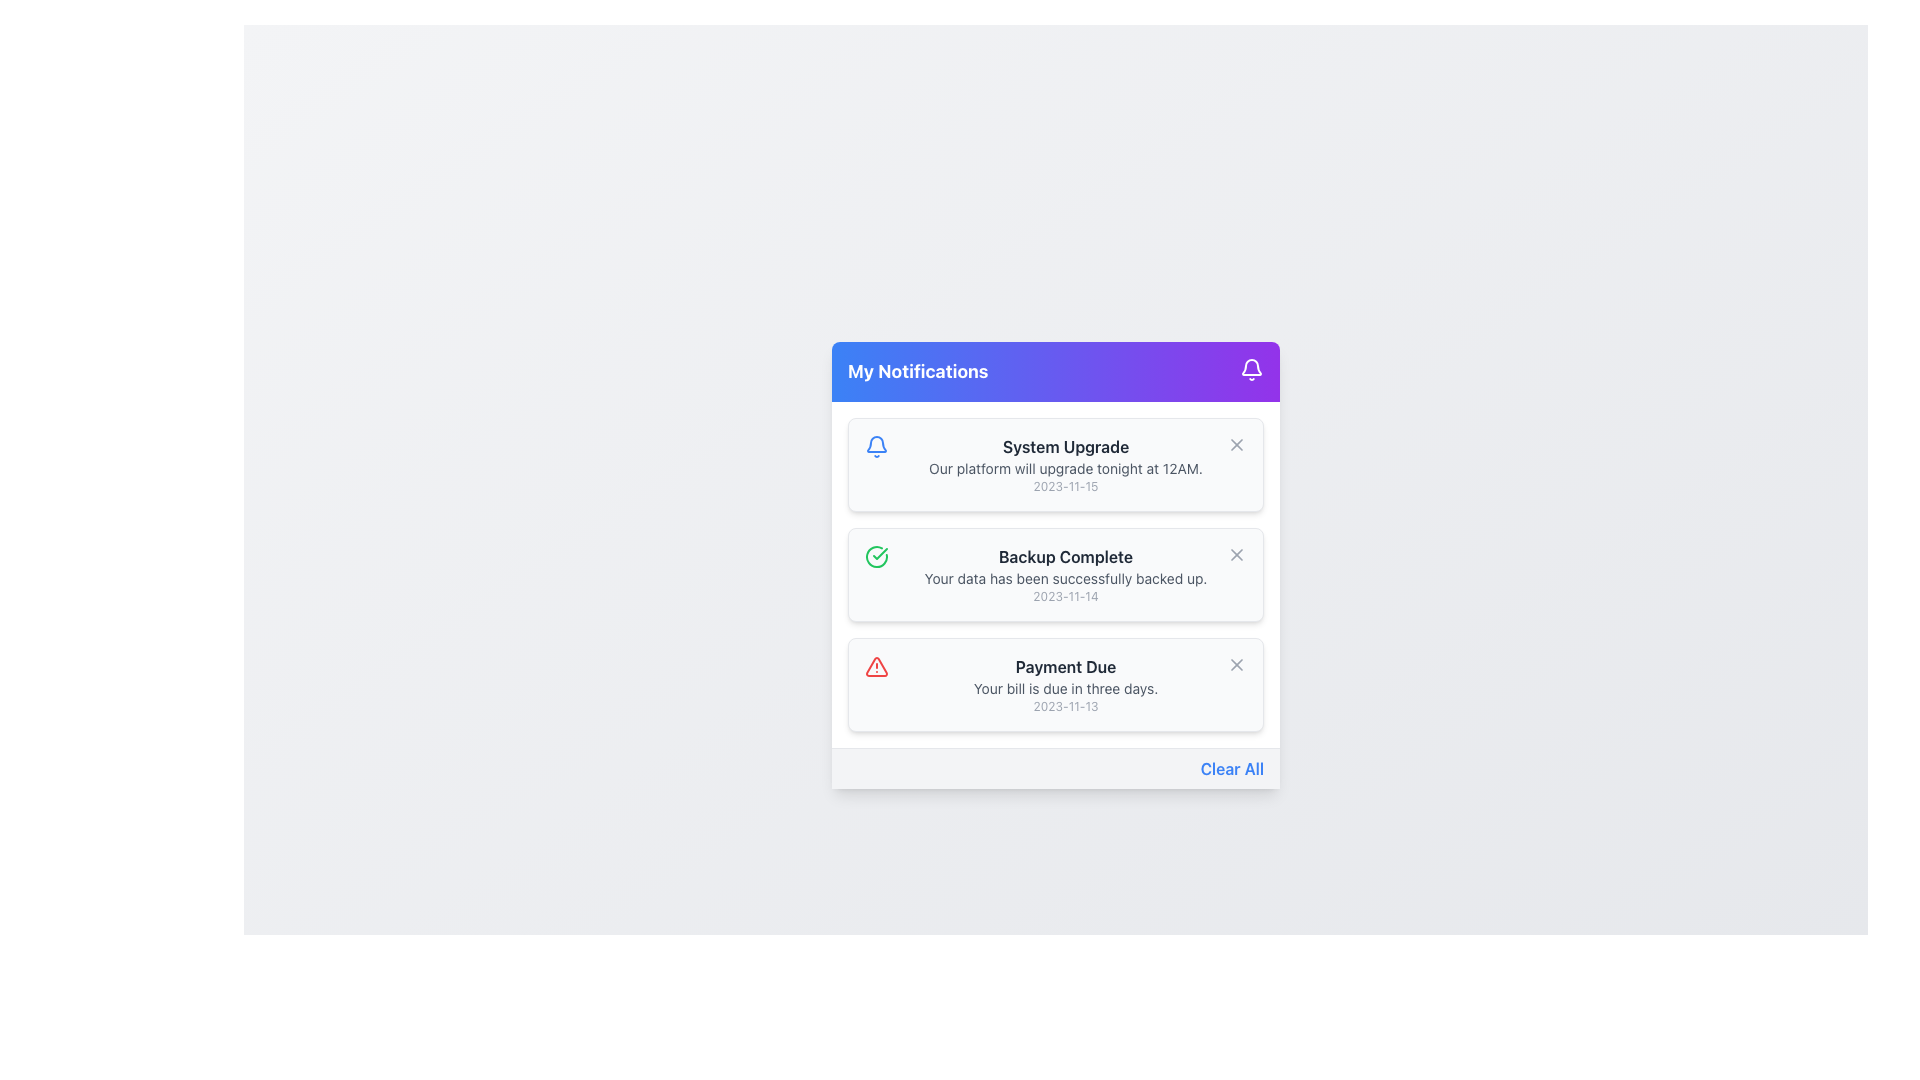 The image size is (1920, 1080). Describe the element at coordinates (1064, 467) in the screenshot. I see `the Text Block that provides details about the system upgrade scheduled for tonight at 12AM, which is positioned below the 'System Upgrade' header` at that location.